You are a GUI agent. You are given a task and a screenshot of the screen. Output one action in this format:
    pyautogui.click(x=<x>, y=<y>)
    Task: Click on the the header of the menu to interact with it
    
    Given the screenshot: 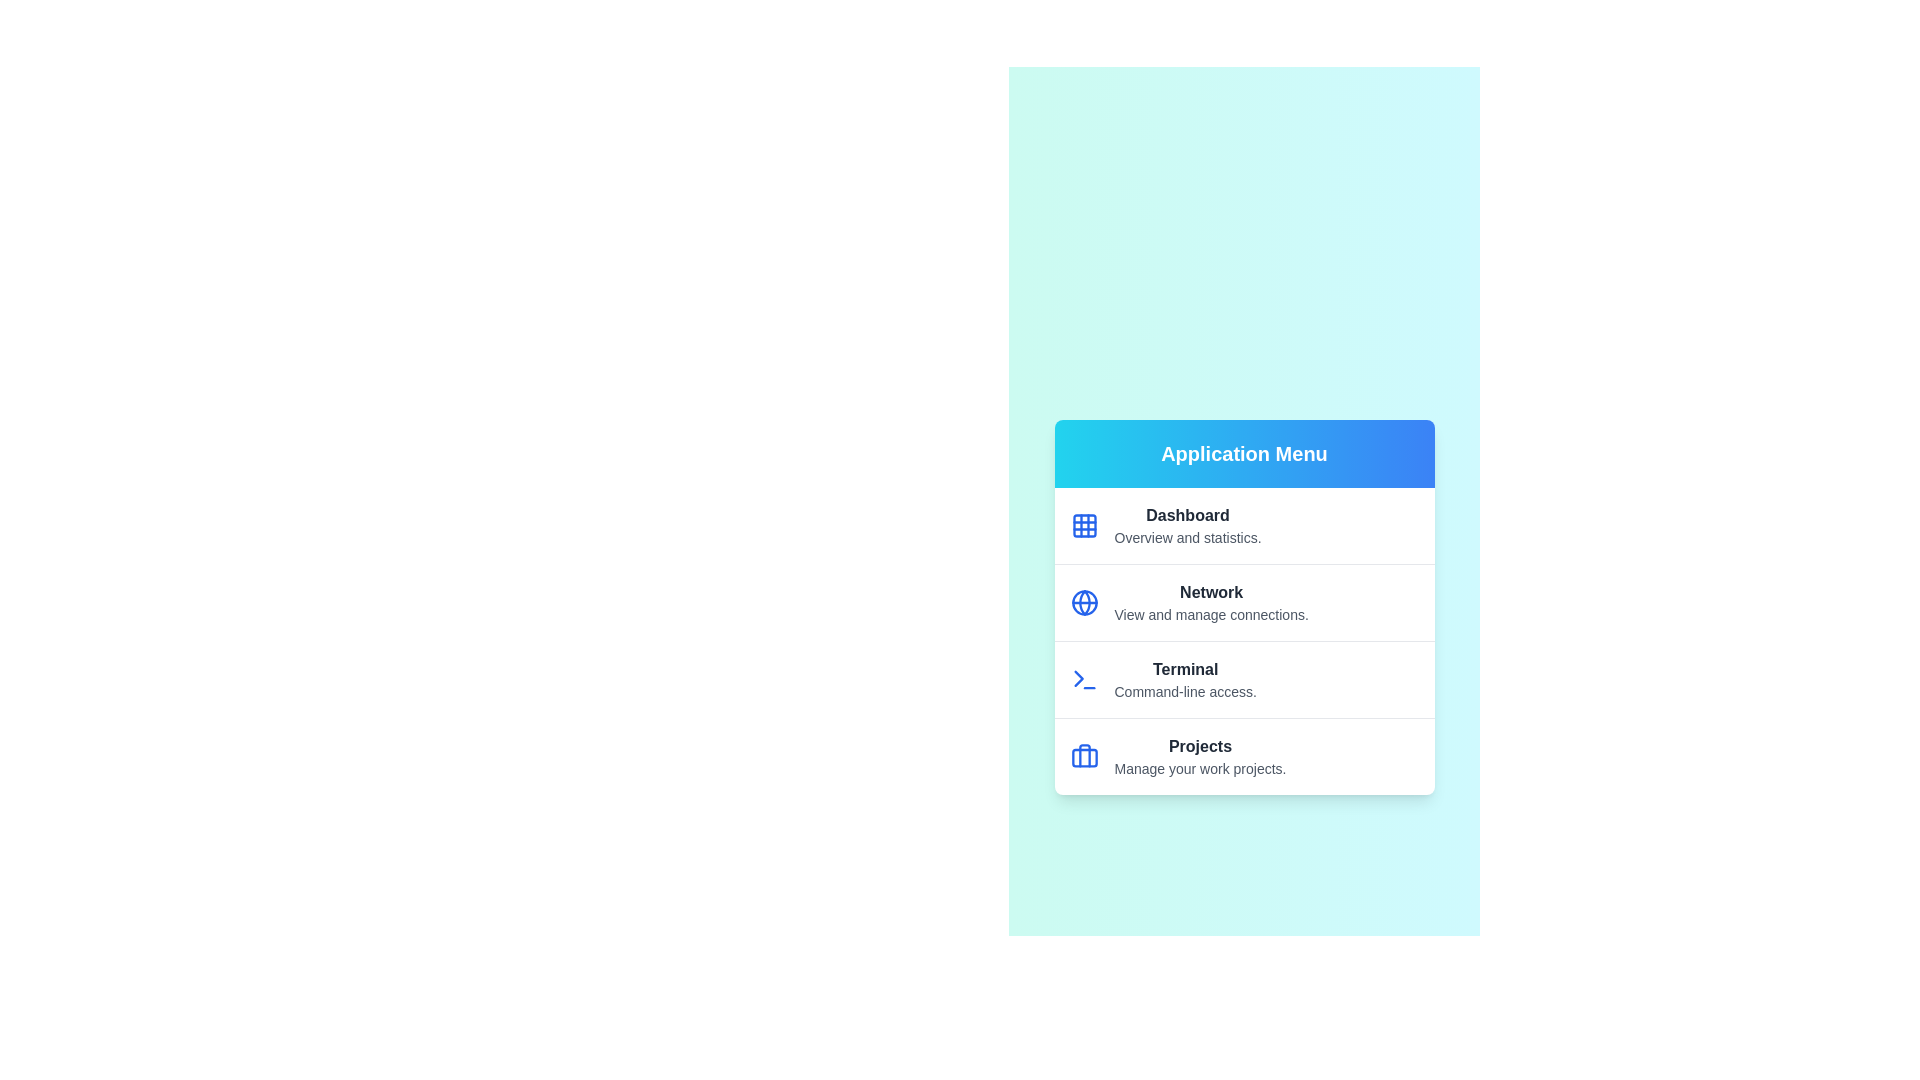 What is the action you would take?
    pyautogui.click(x=1243, y=453)
    